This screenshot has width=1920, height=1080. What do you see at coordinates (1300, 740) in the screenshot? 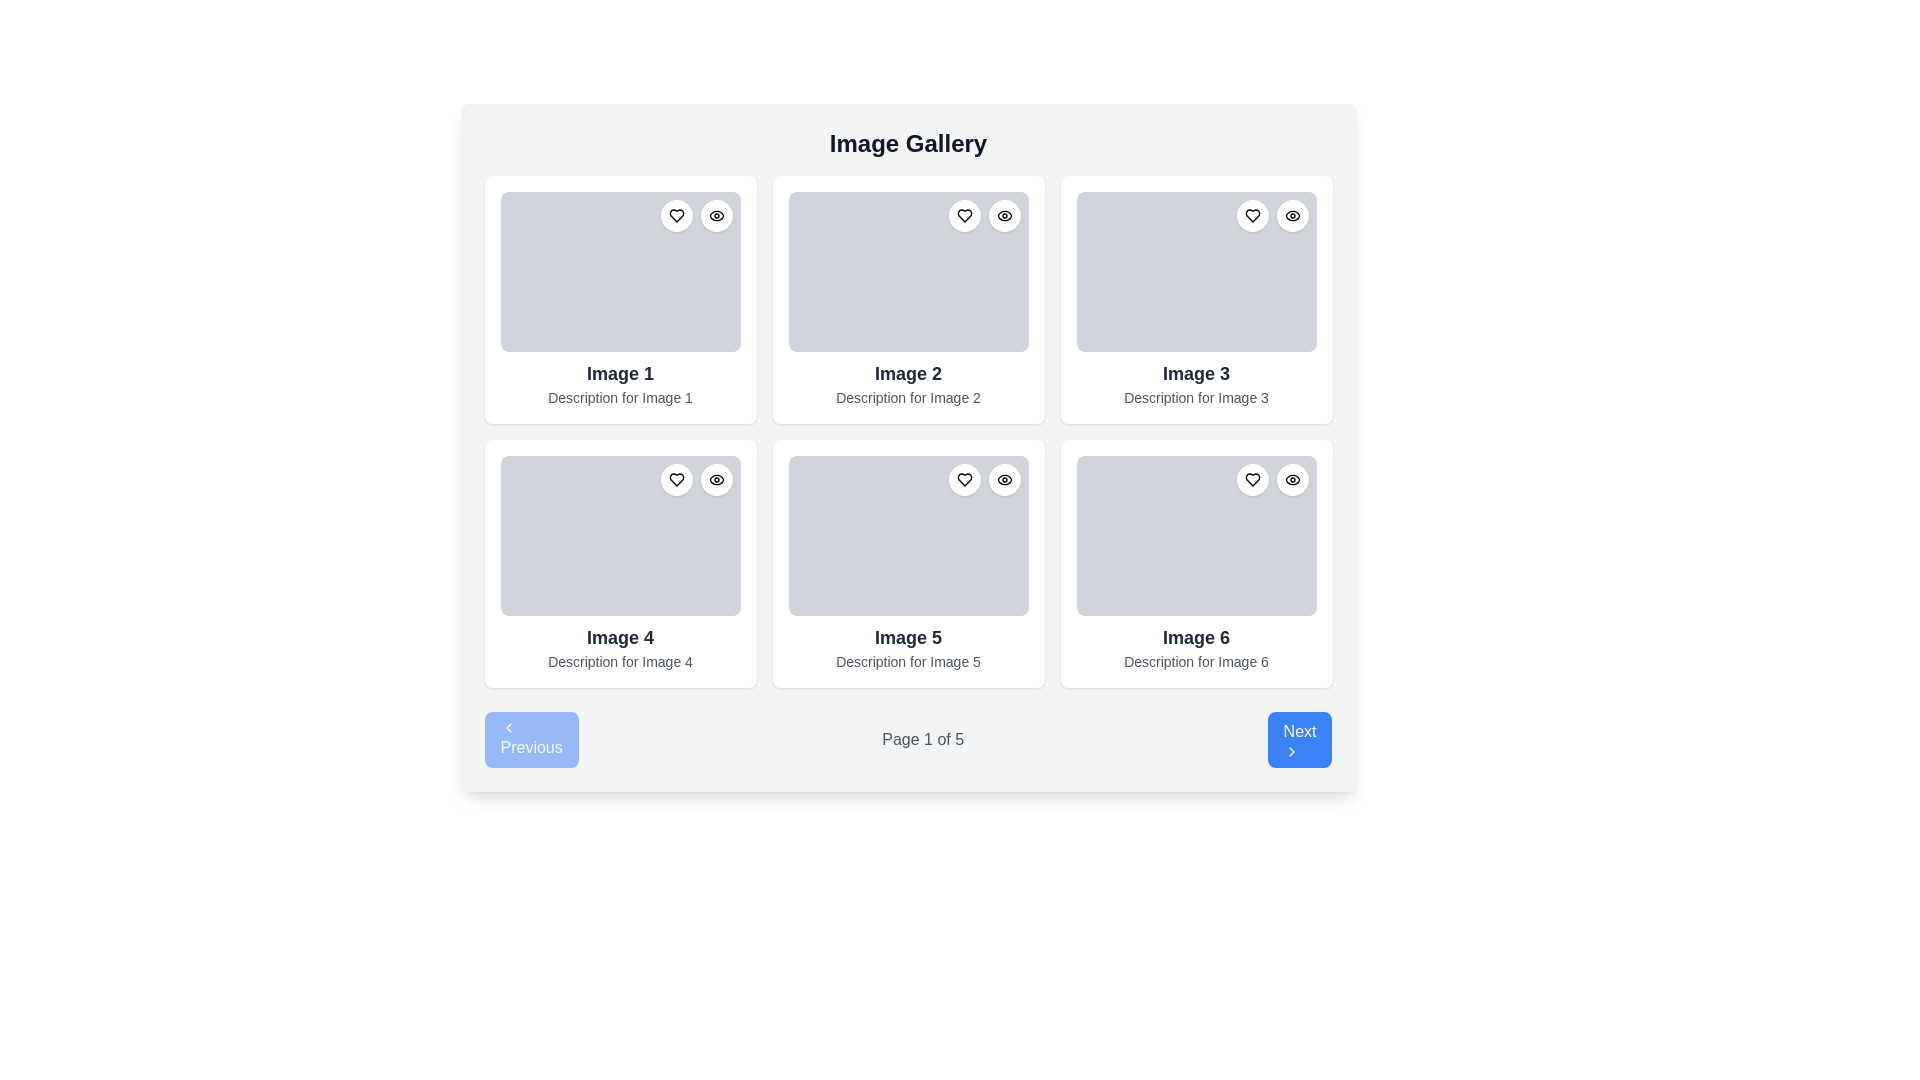
I see `the 'Next' button with a blue background and white text, located at the bottom right corner of the interface` at bounding box center [1300, 740].